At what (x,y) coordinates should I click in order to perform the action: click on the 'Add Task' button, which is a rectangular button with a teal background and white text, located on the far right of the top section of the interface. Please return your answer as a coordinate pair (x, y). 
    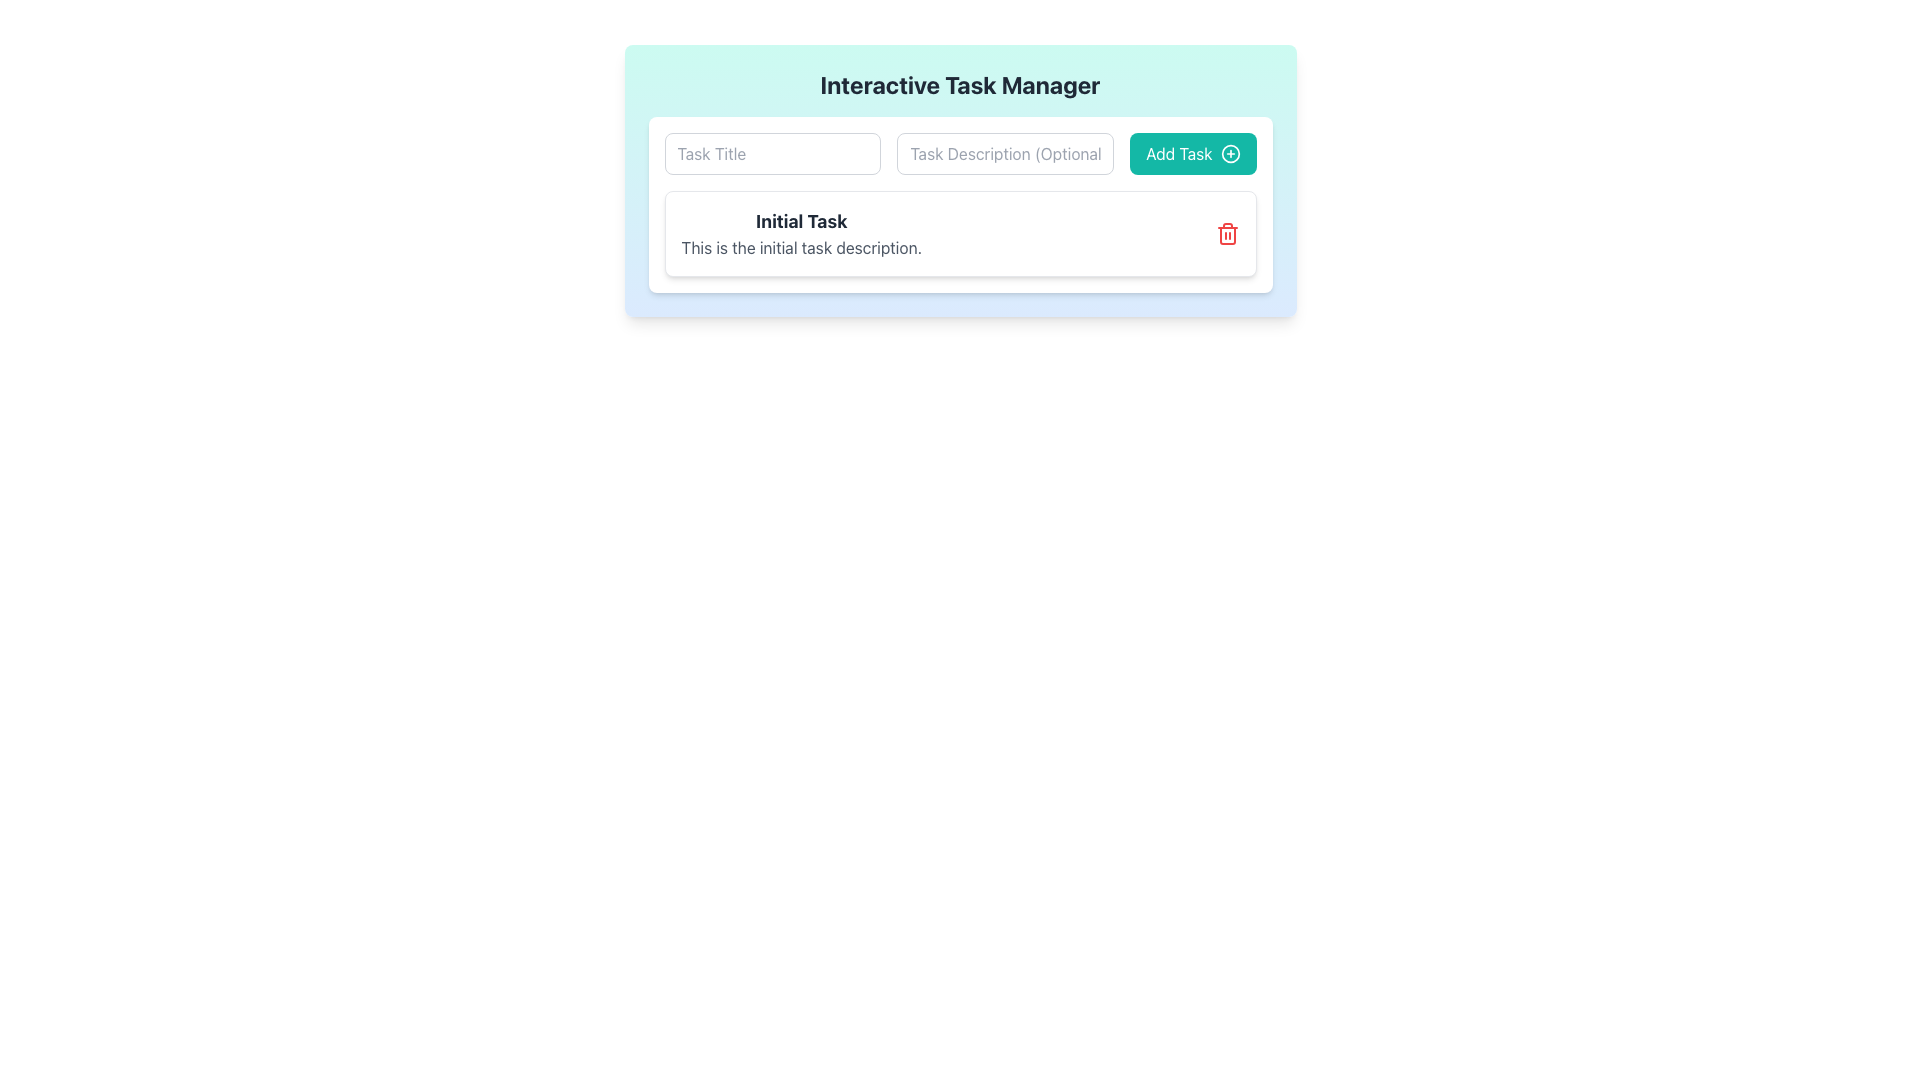
    Looking at the image, I should click on (1193, 153).